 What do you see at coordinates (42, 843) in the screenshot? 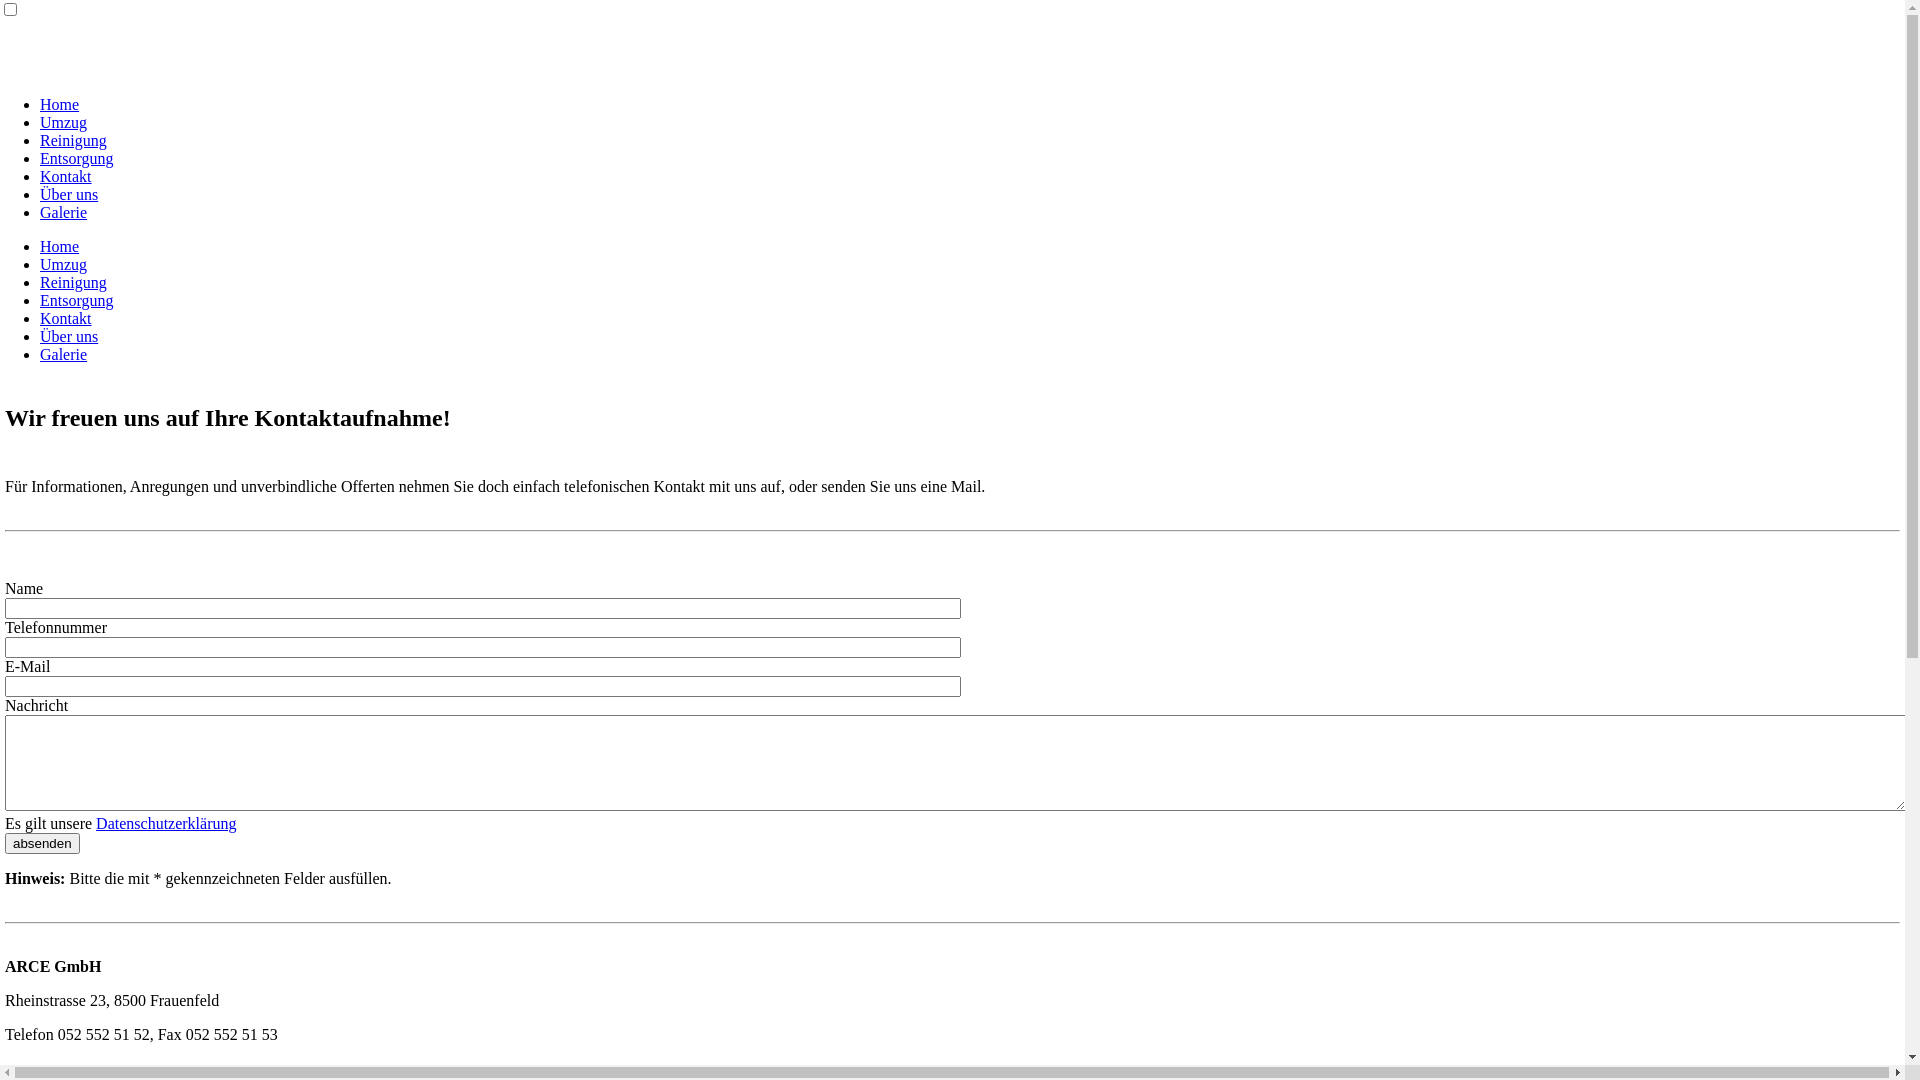
I see `'absenden'` at bounding box center [42, 843].